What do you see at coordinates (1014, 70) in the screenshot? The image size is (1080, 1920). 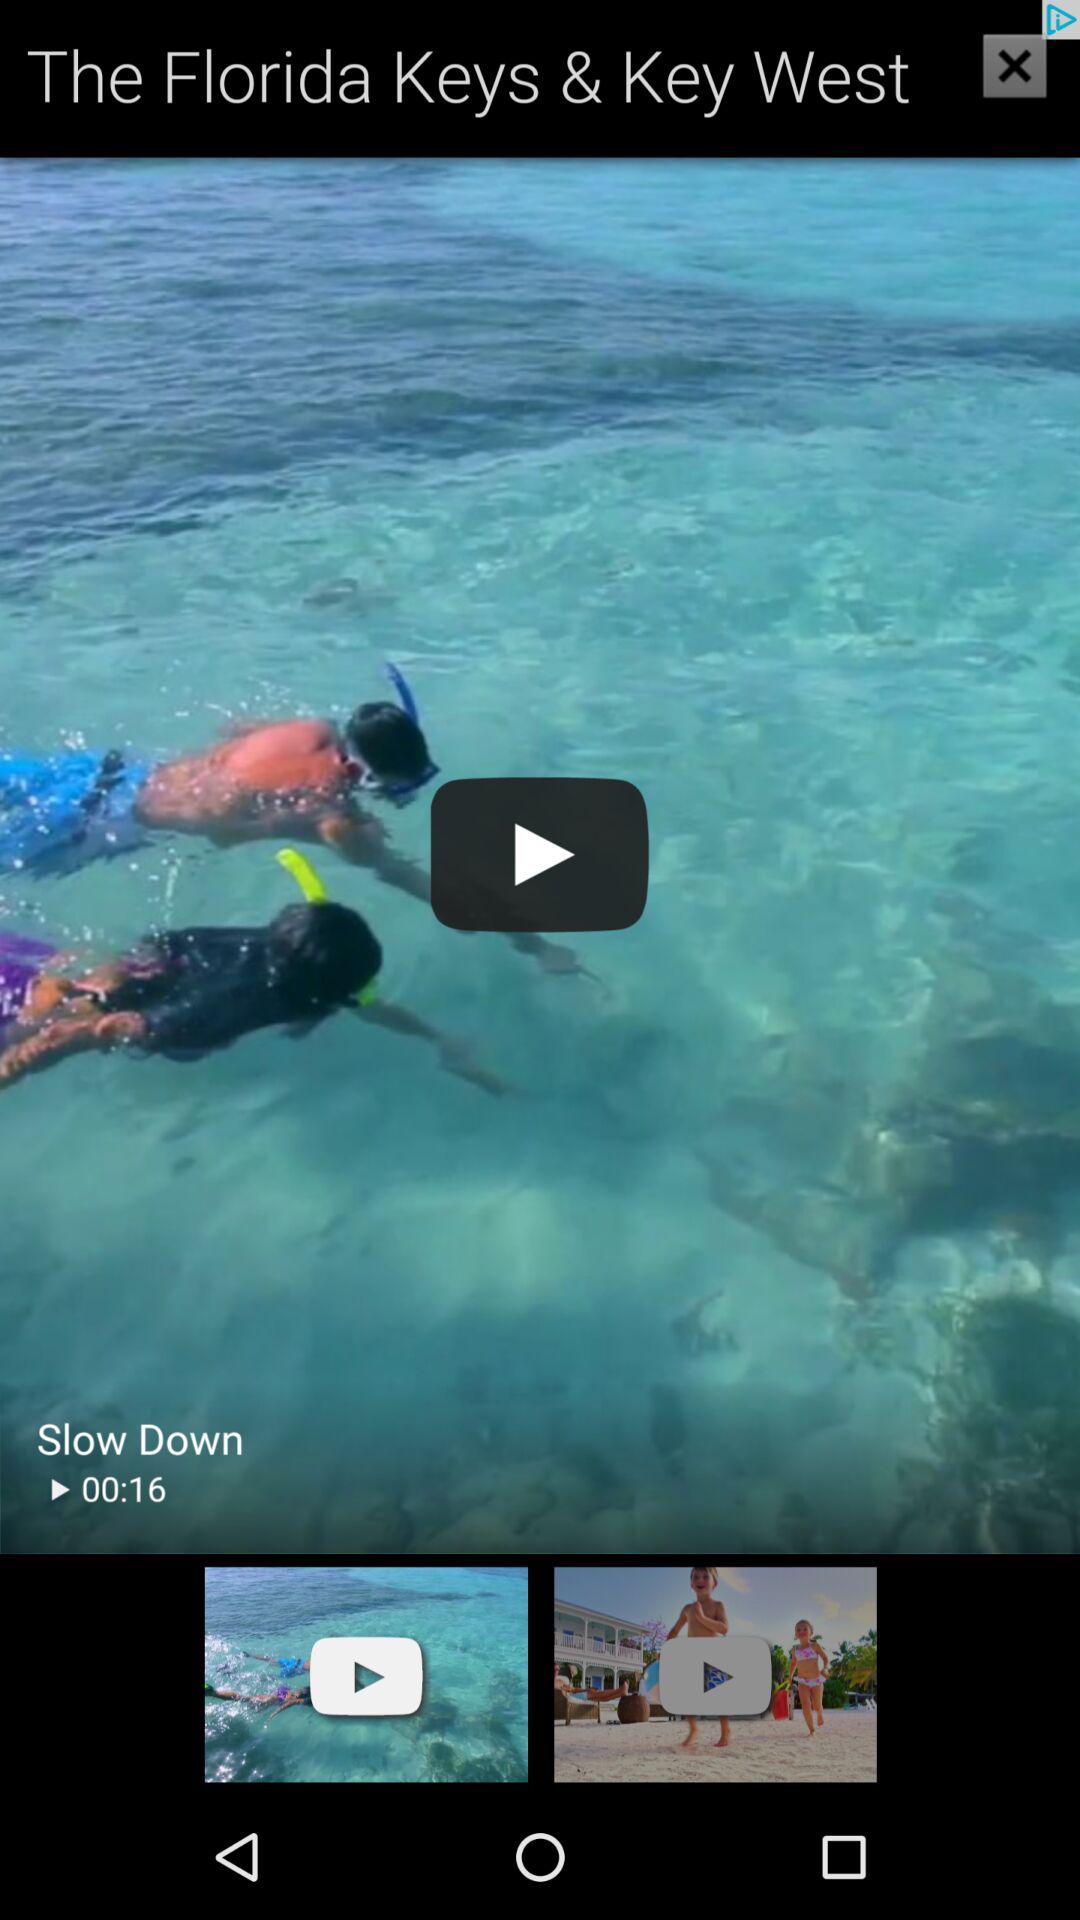 I see `the close icon` at bounding box center [1014, 70].